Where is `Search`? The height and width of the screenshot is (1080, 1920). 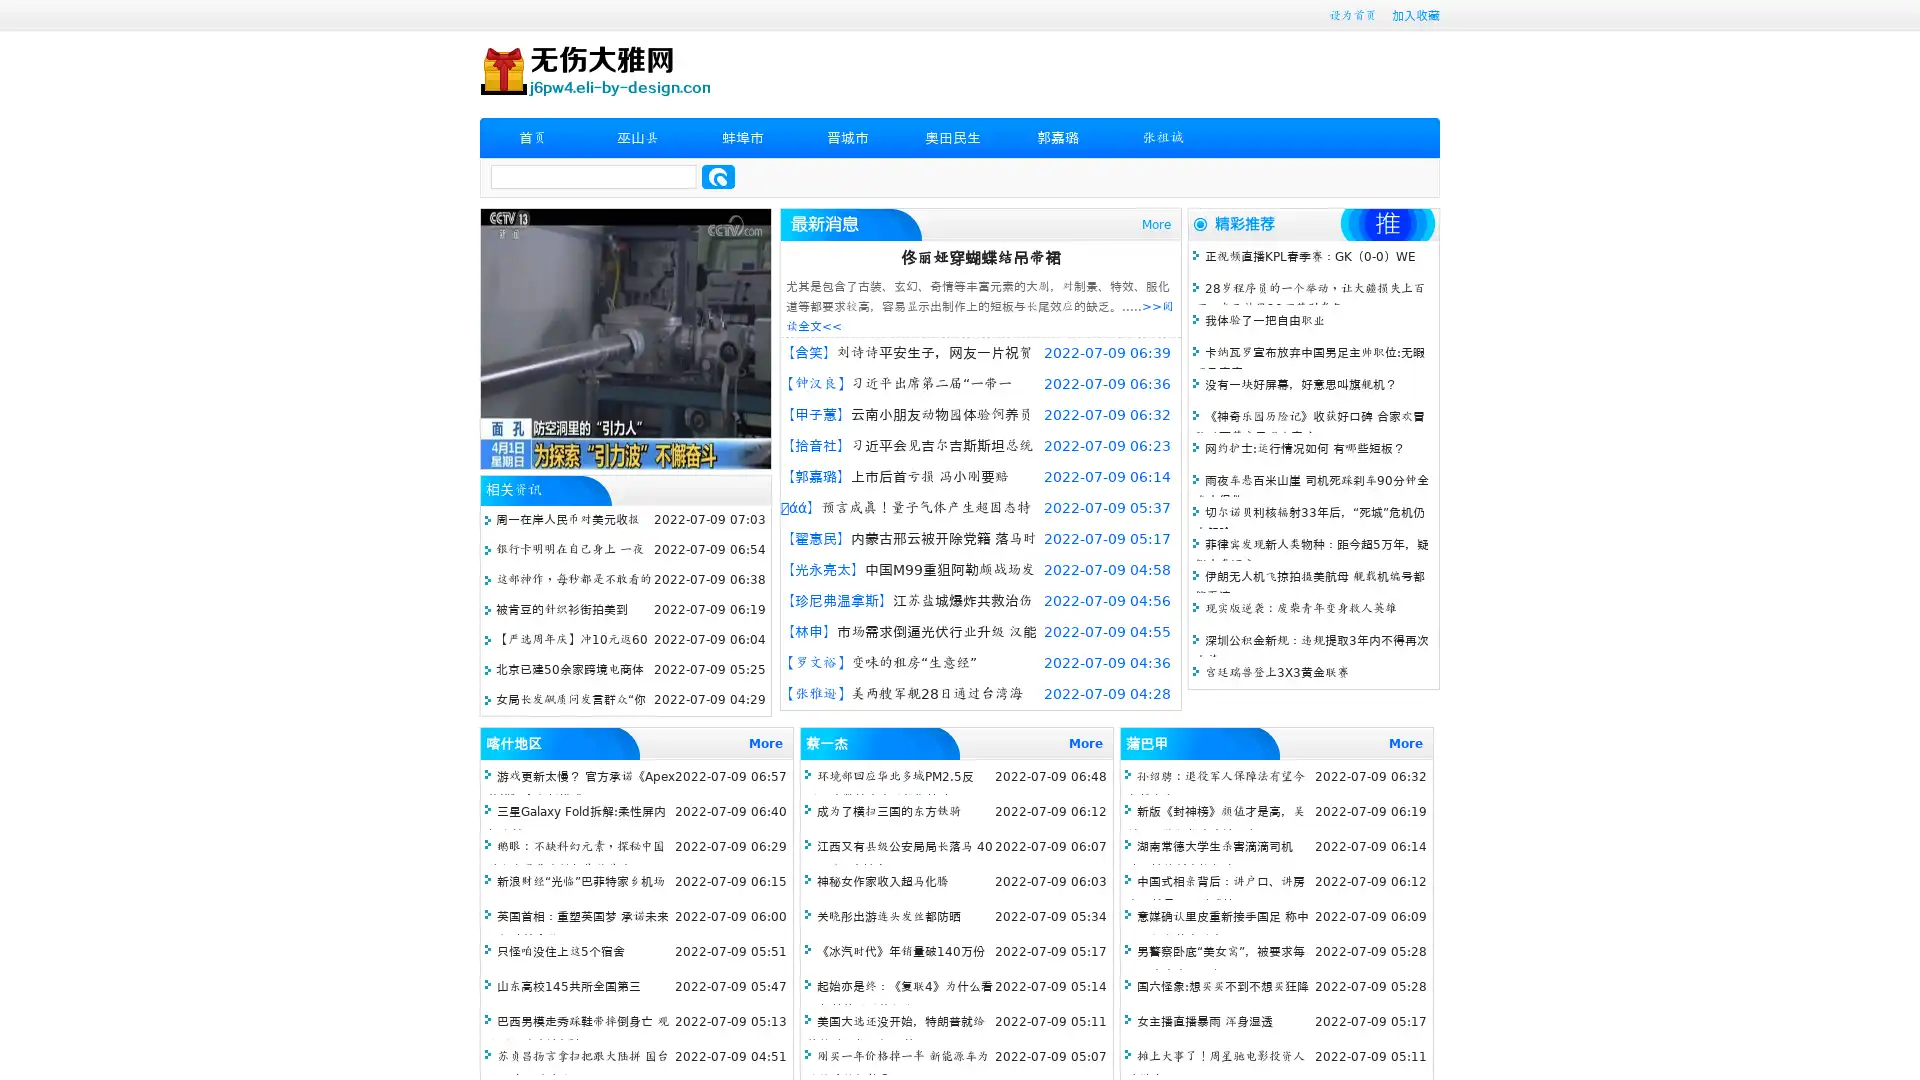 Search is located at coordinates (718, 176).